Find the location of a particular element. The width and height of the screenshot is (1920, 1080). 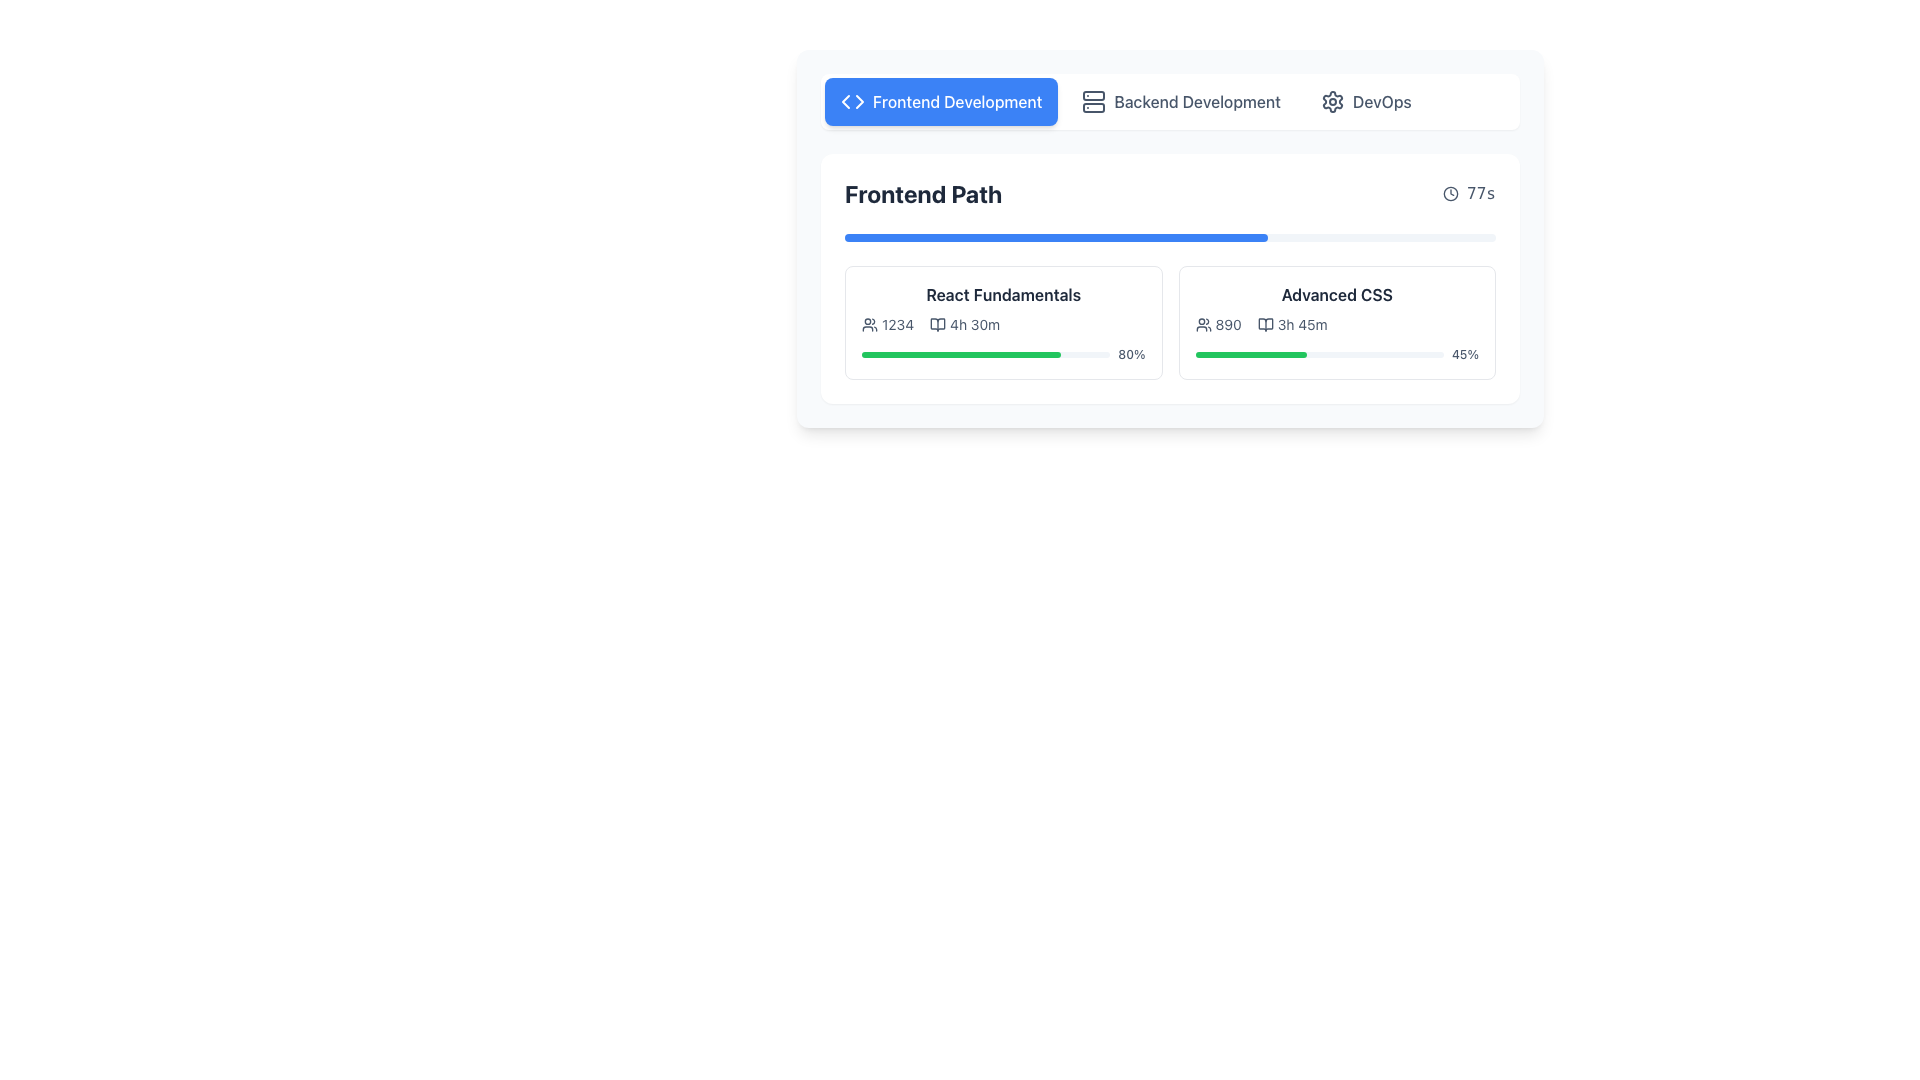

the 'Advanced CSS' course title text label located at the top of the right course card is located at coordinates (1337, 294).